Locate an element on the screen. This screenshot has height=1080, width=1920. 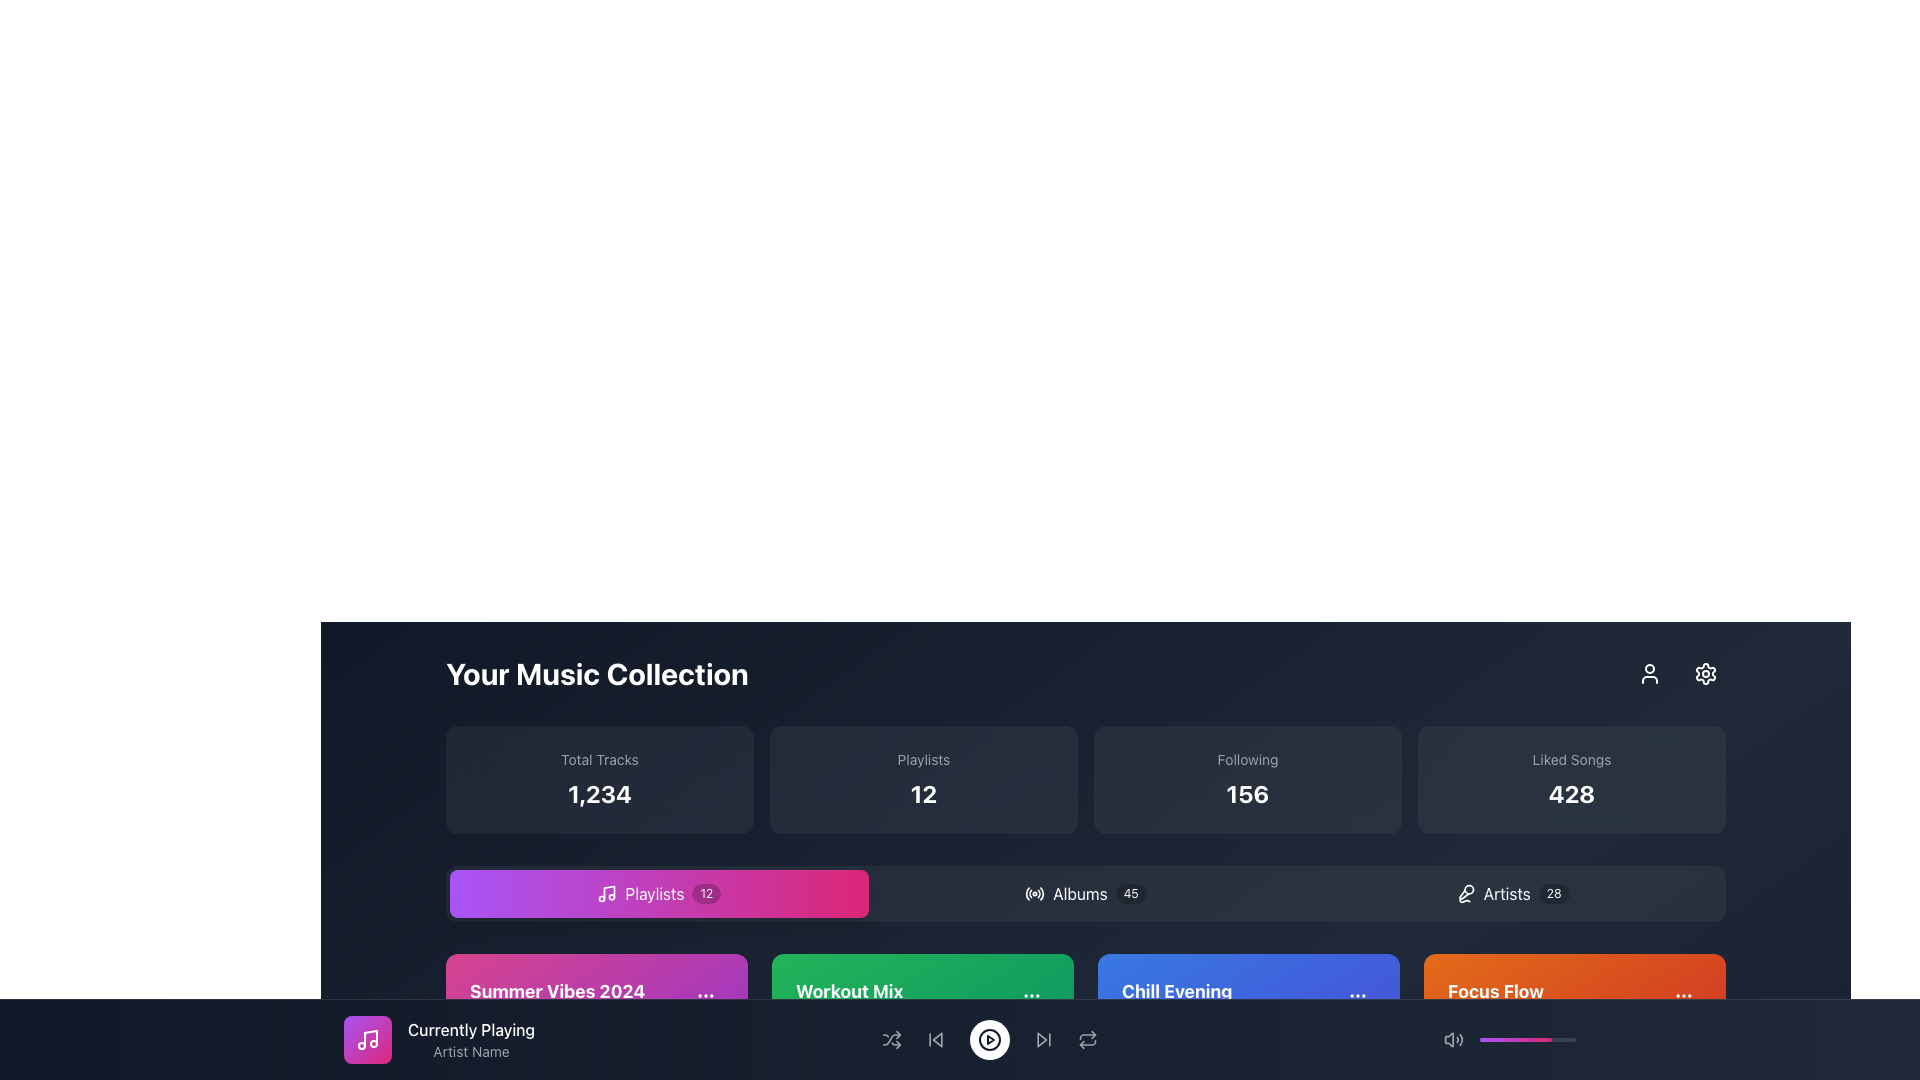
the Informational card displaying 'Following' and '156', positioned as the third card in the grid below 'Your Music Collection' is located at coordinates (1247, 778).